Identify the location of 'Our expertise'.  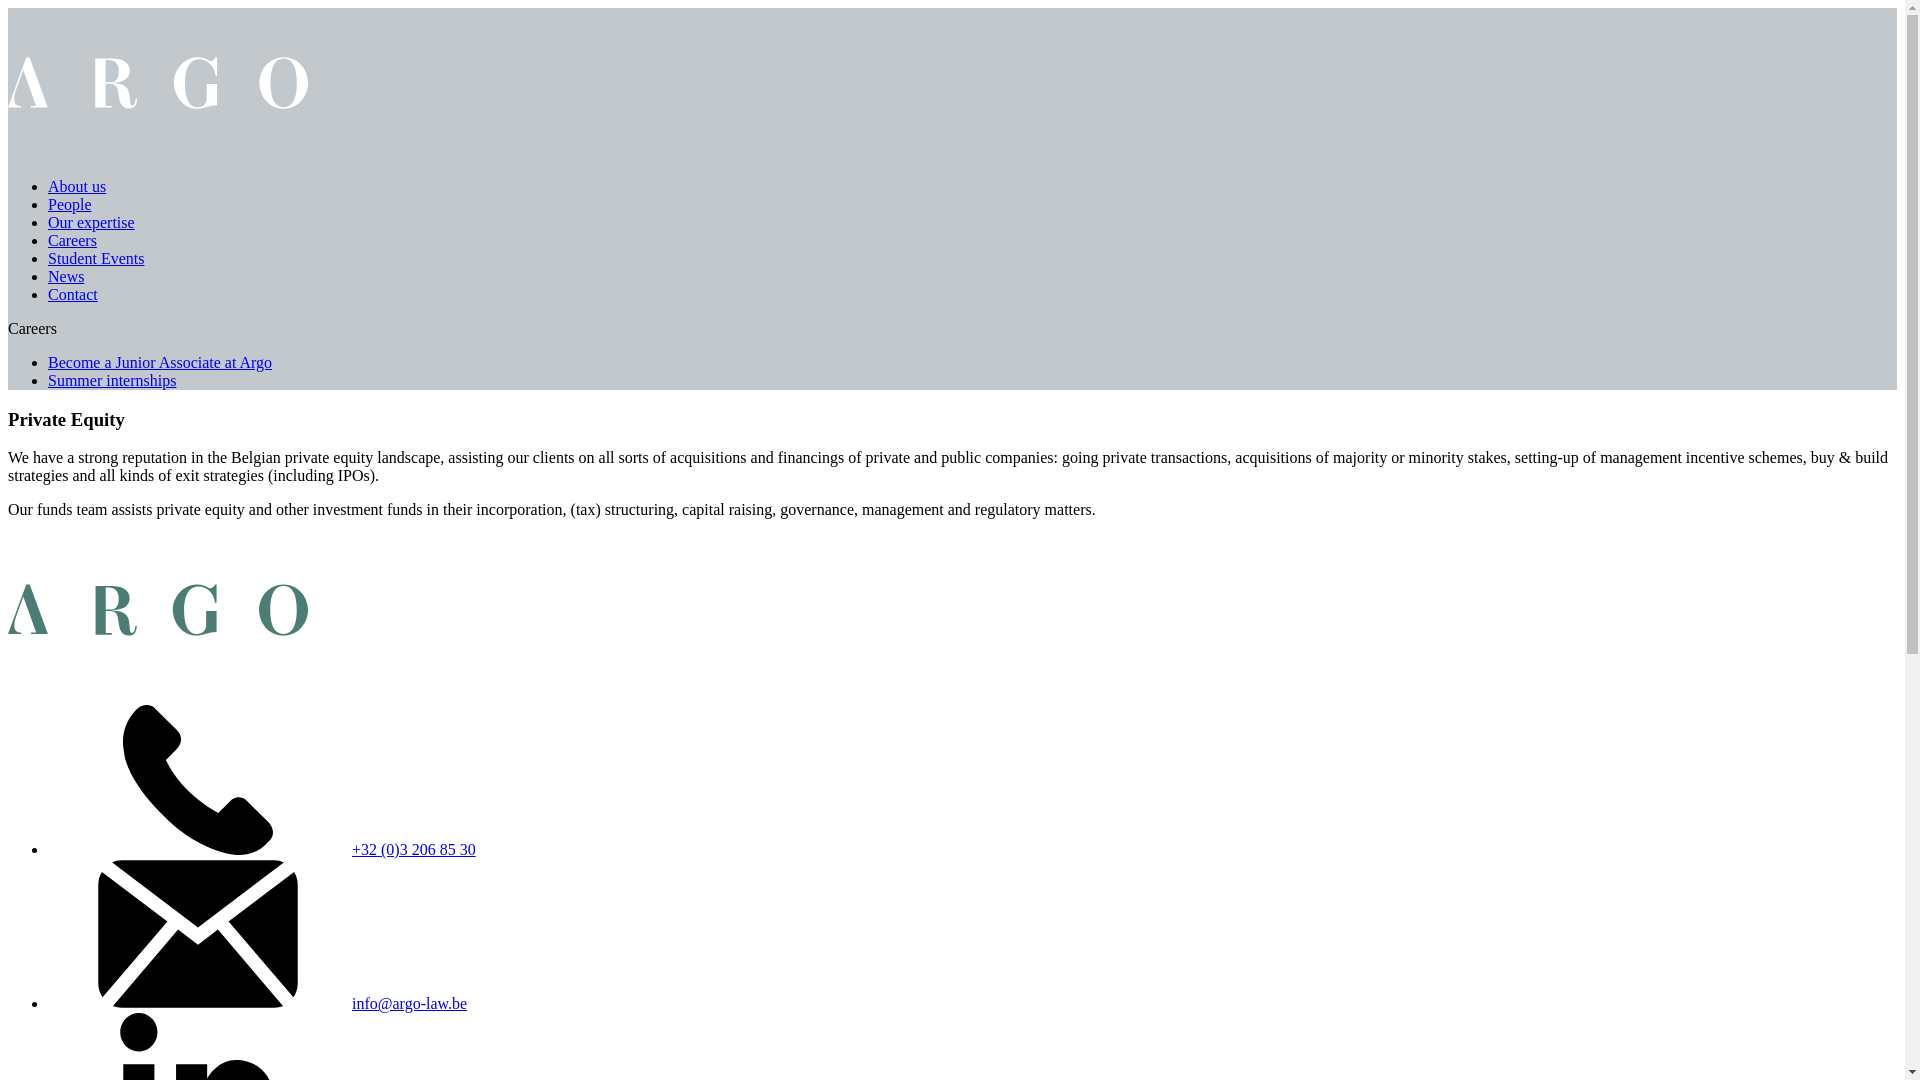
(90, 222).